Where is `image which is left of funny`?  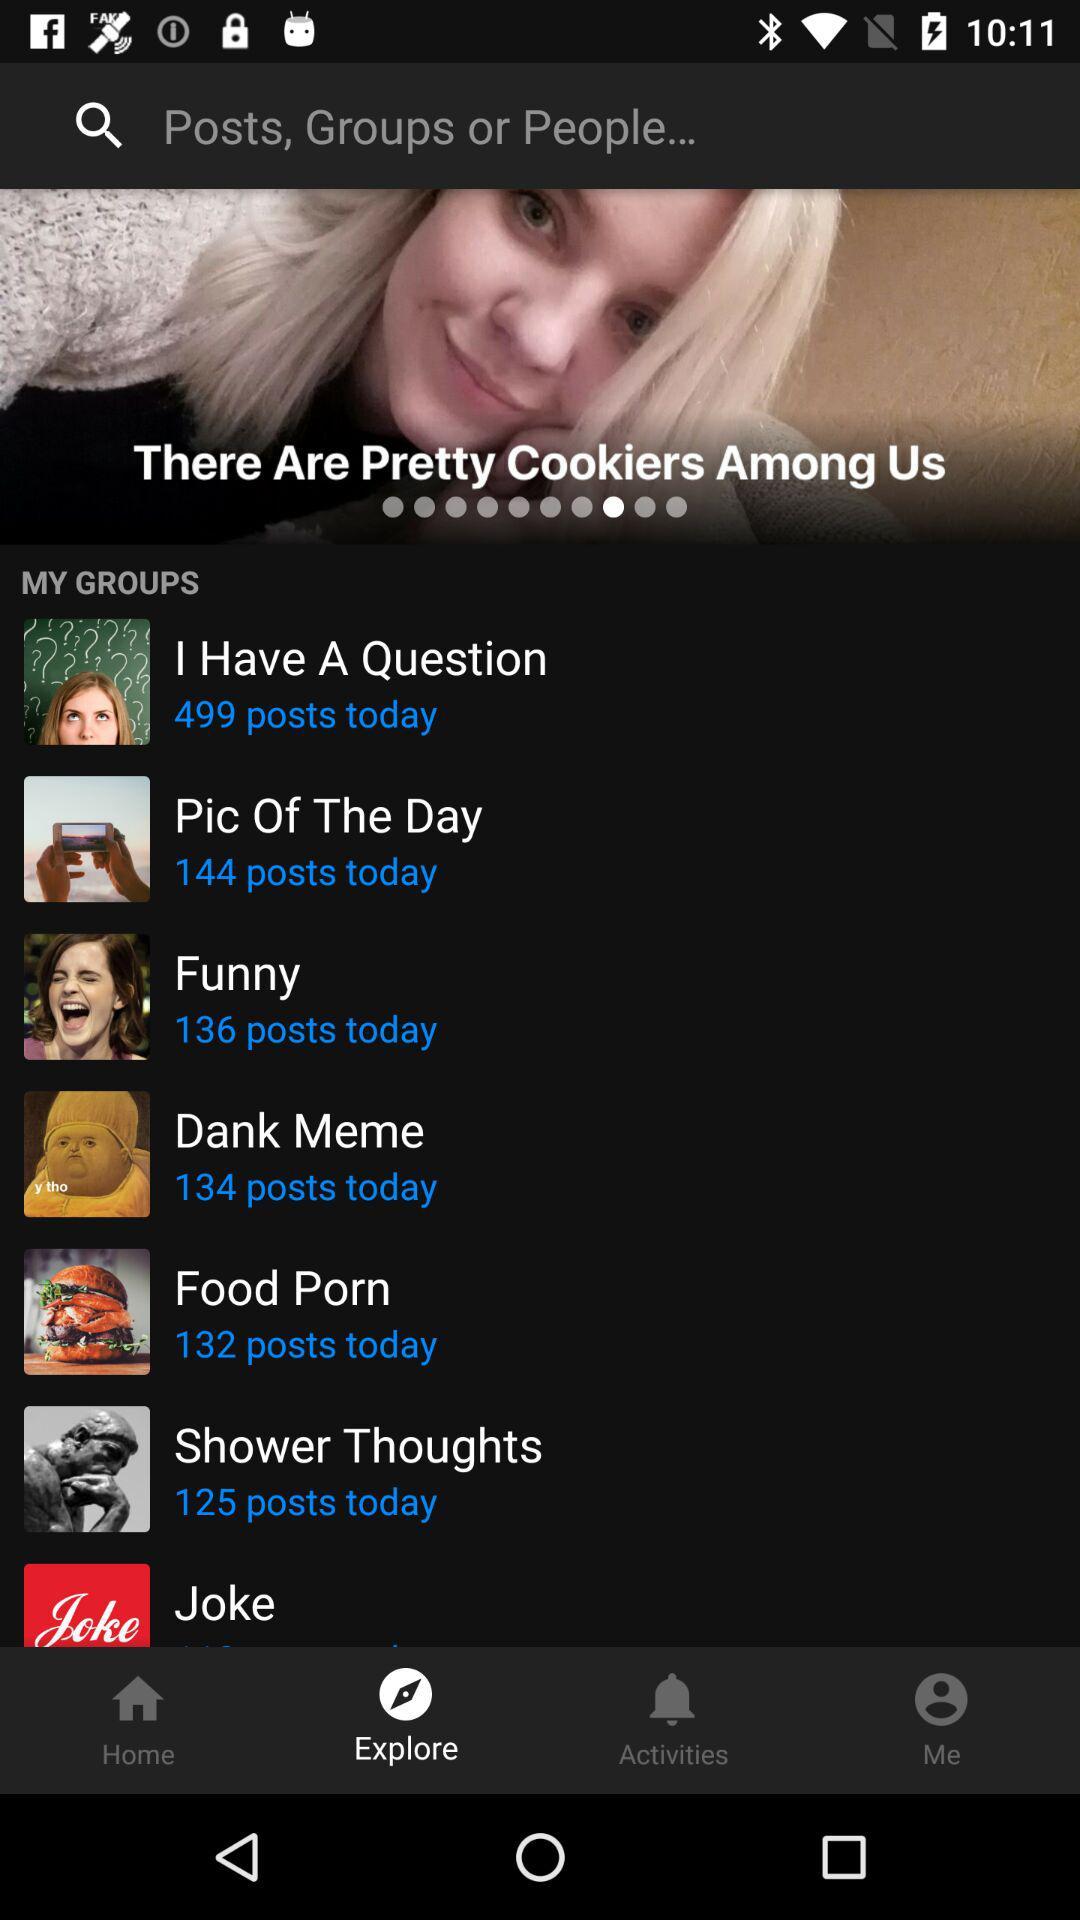
image which is left of funny is located at coordinates (86, 997).